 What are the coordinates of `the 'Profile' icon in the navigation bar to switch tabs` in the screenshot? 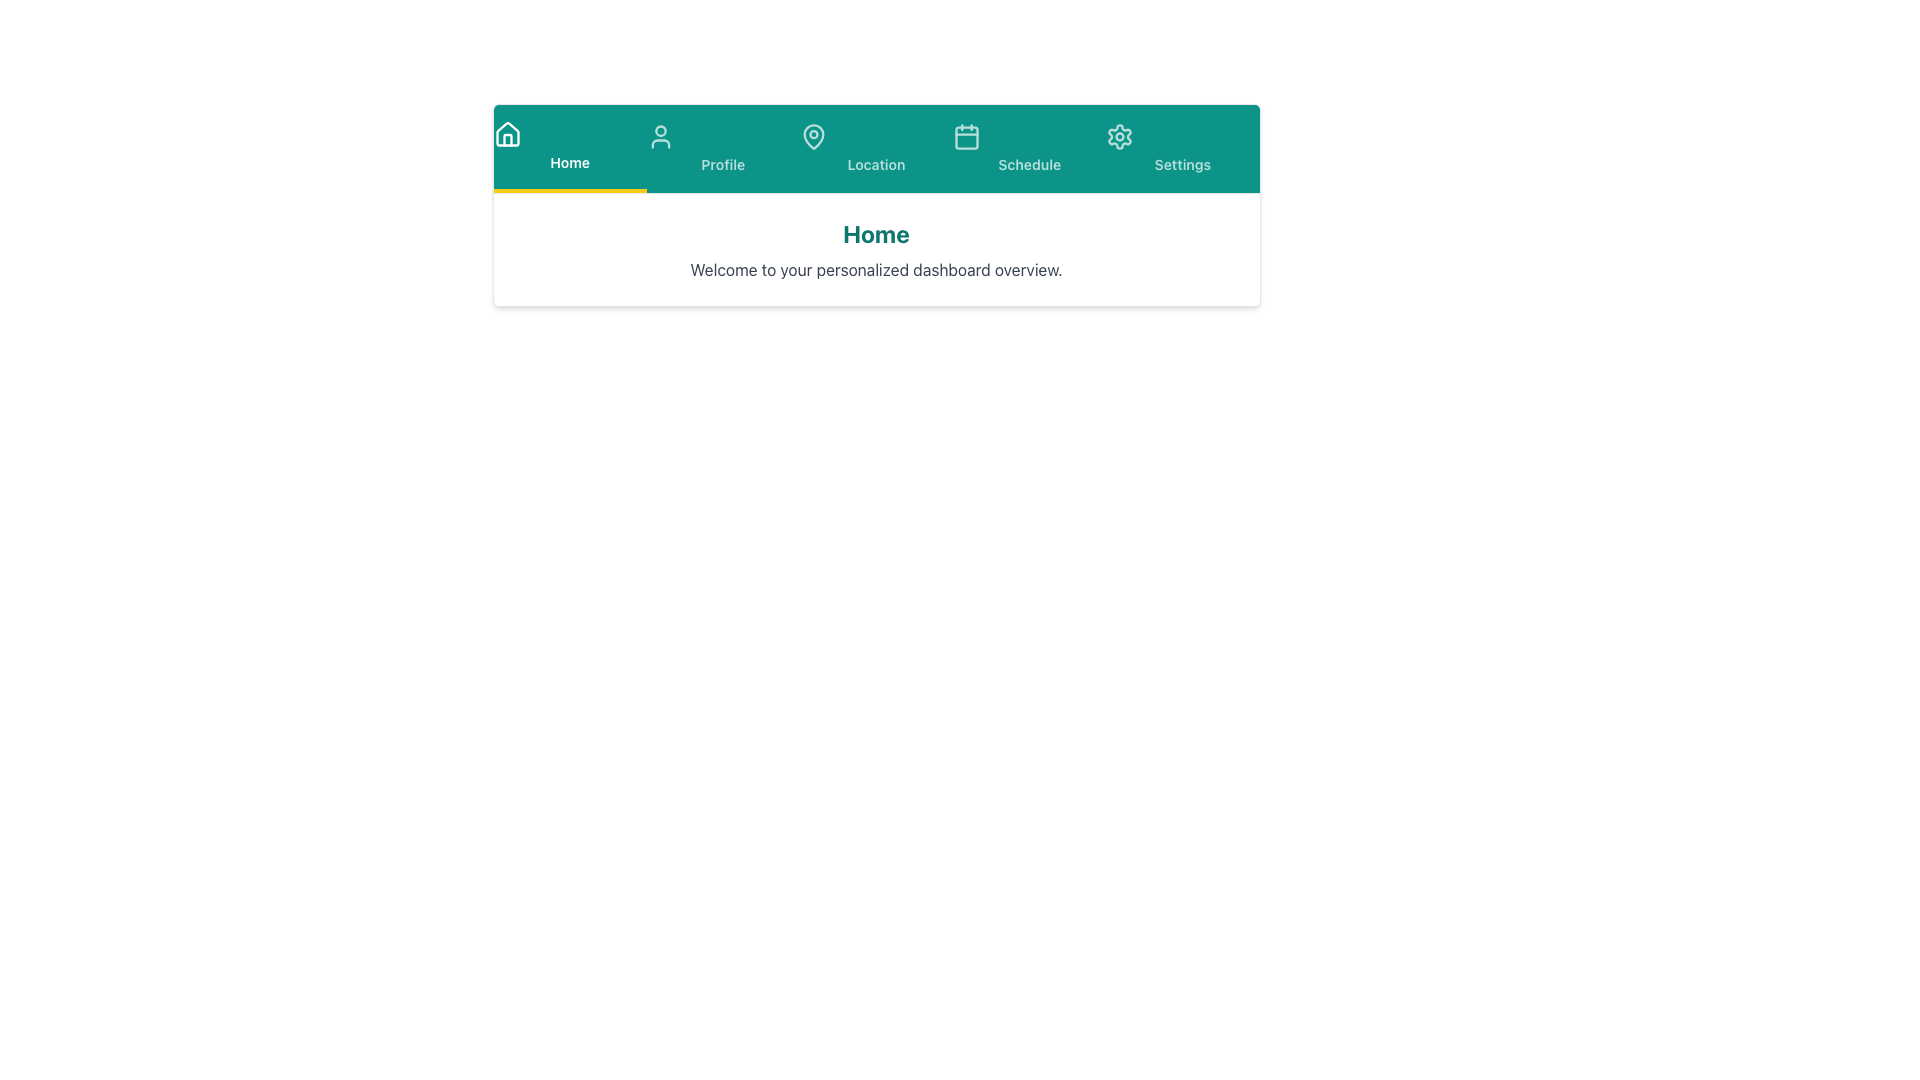 It's located at (660, 136).